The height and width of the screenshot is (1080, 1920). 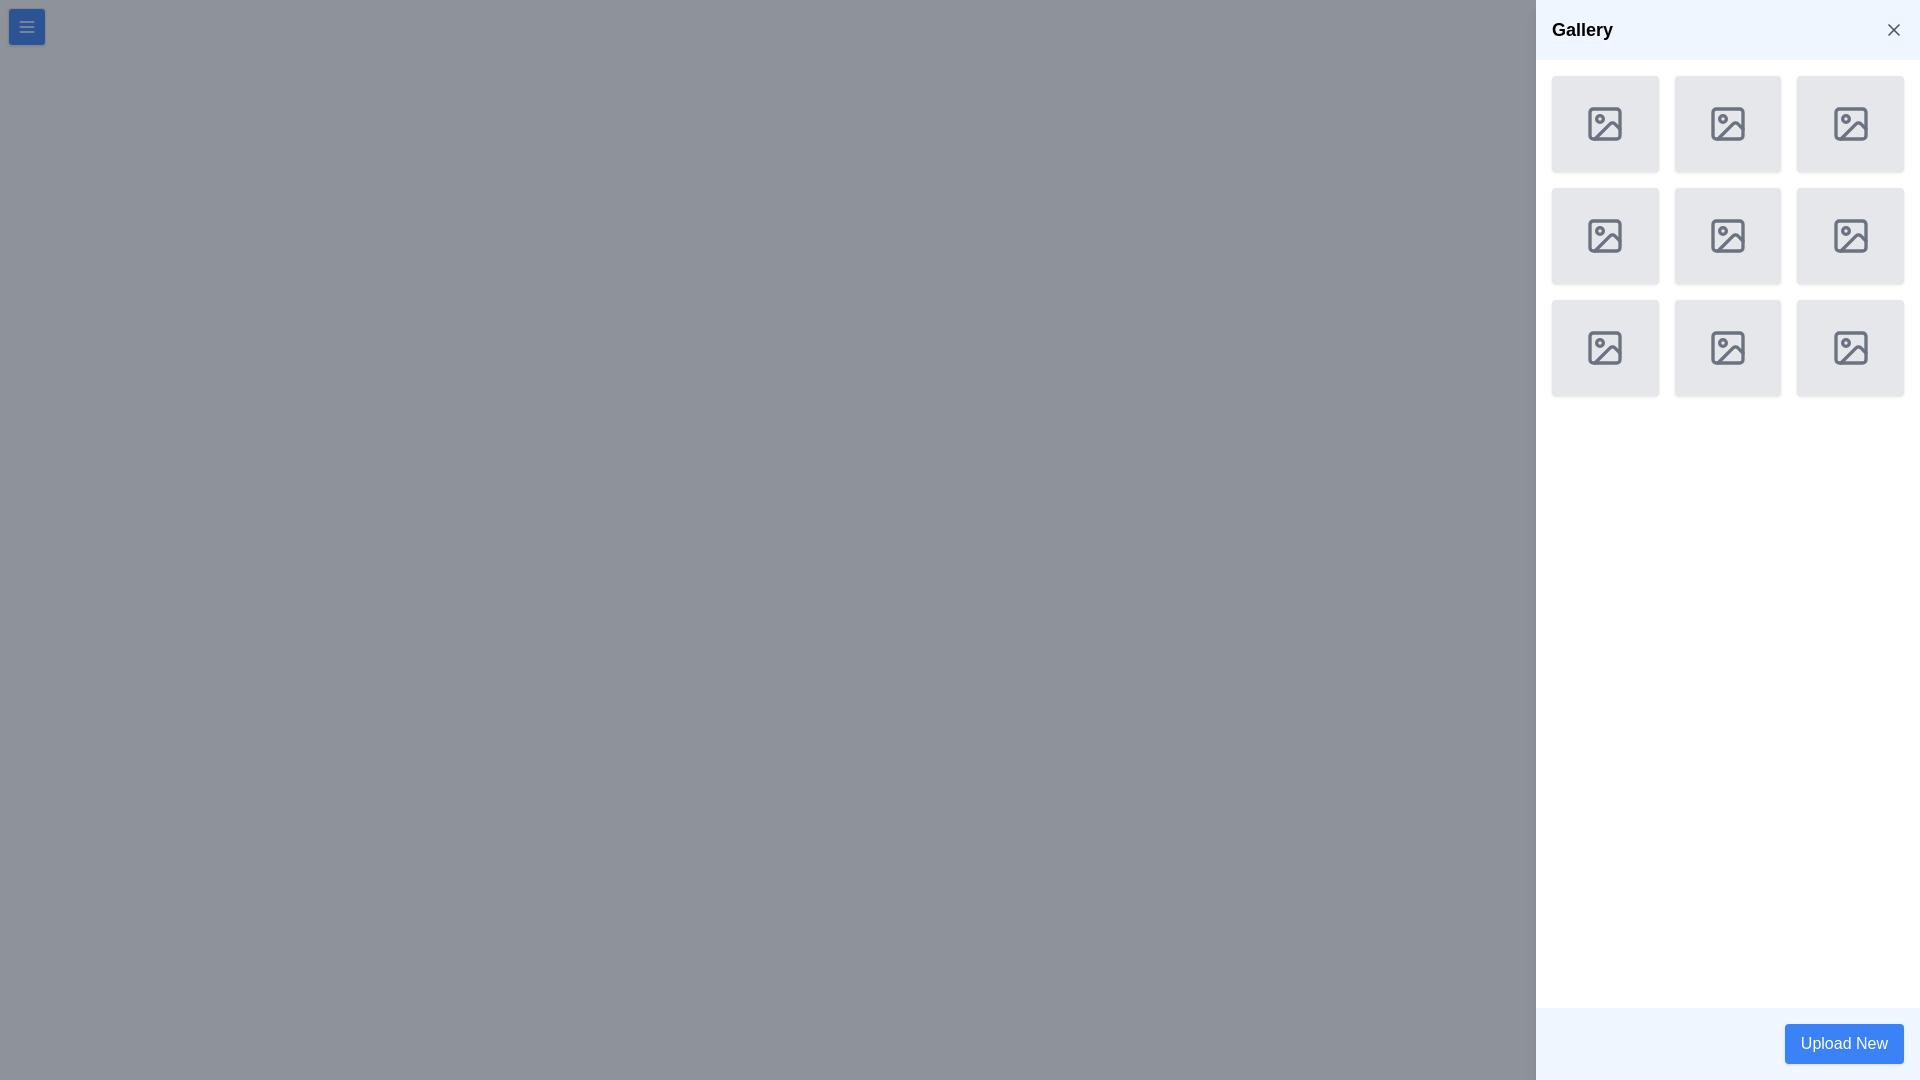 What do you see at coordinates (1727, 234) in the screenshot?
I see `the rectangular card with a gray background and picture frame icon located in the second row and second column of the gallery grid` at bounding box center [1727, 234].